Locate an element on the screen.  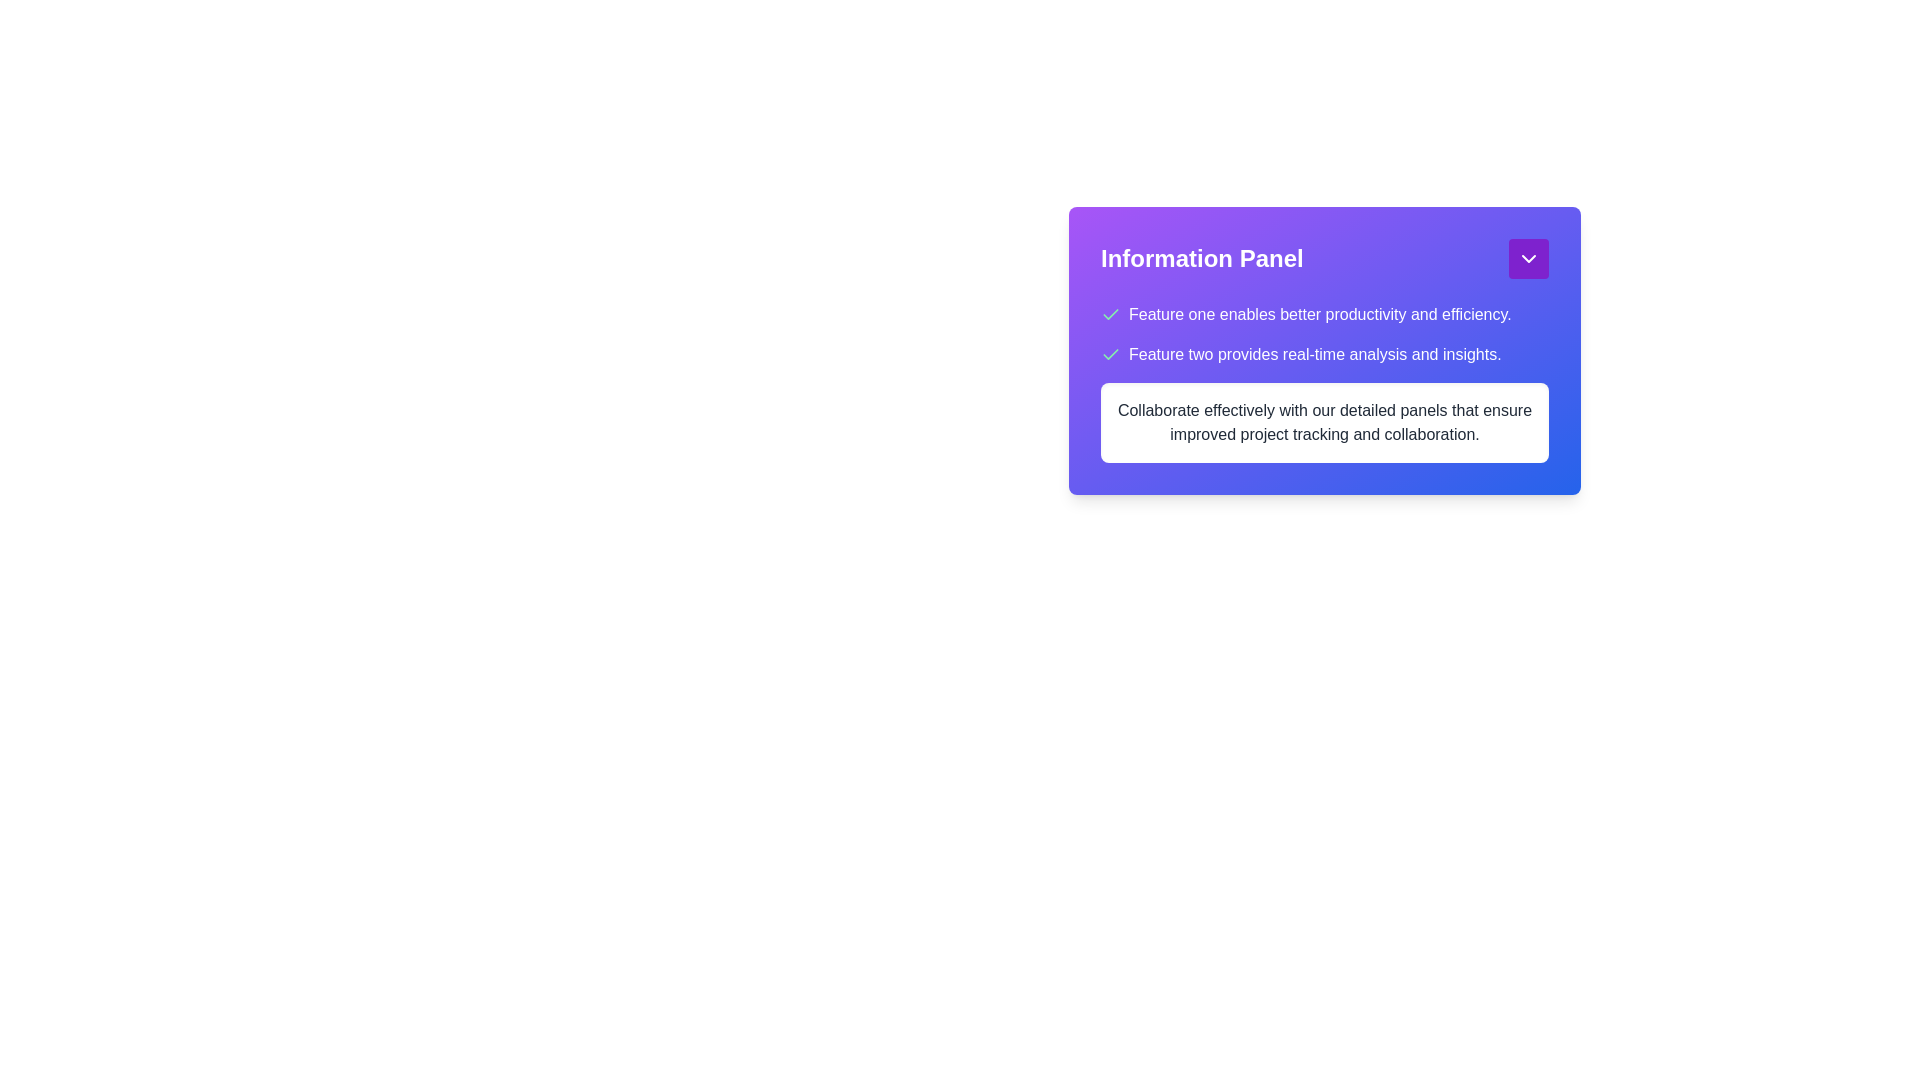
the text description with icon that conveys real-time analysis and insights, located in the purple card below 'Feature one enables better productivity and efficiency.' is located at coordinates (1324, 353).